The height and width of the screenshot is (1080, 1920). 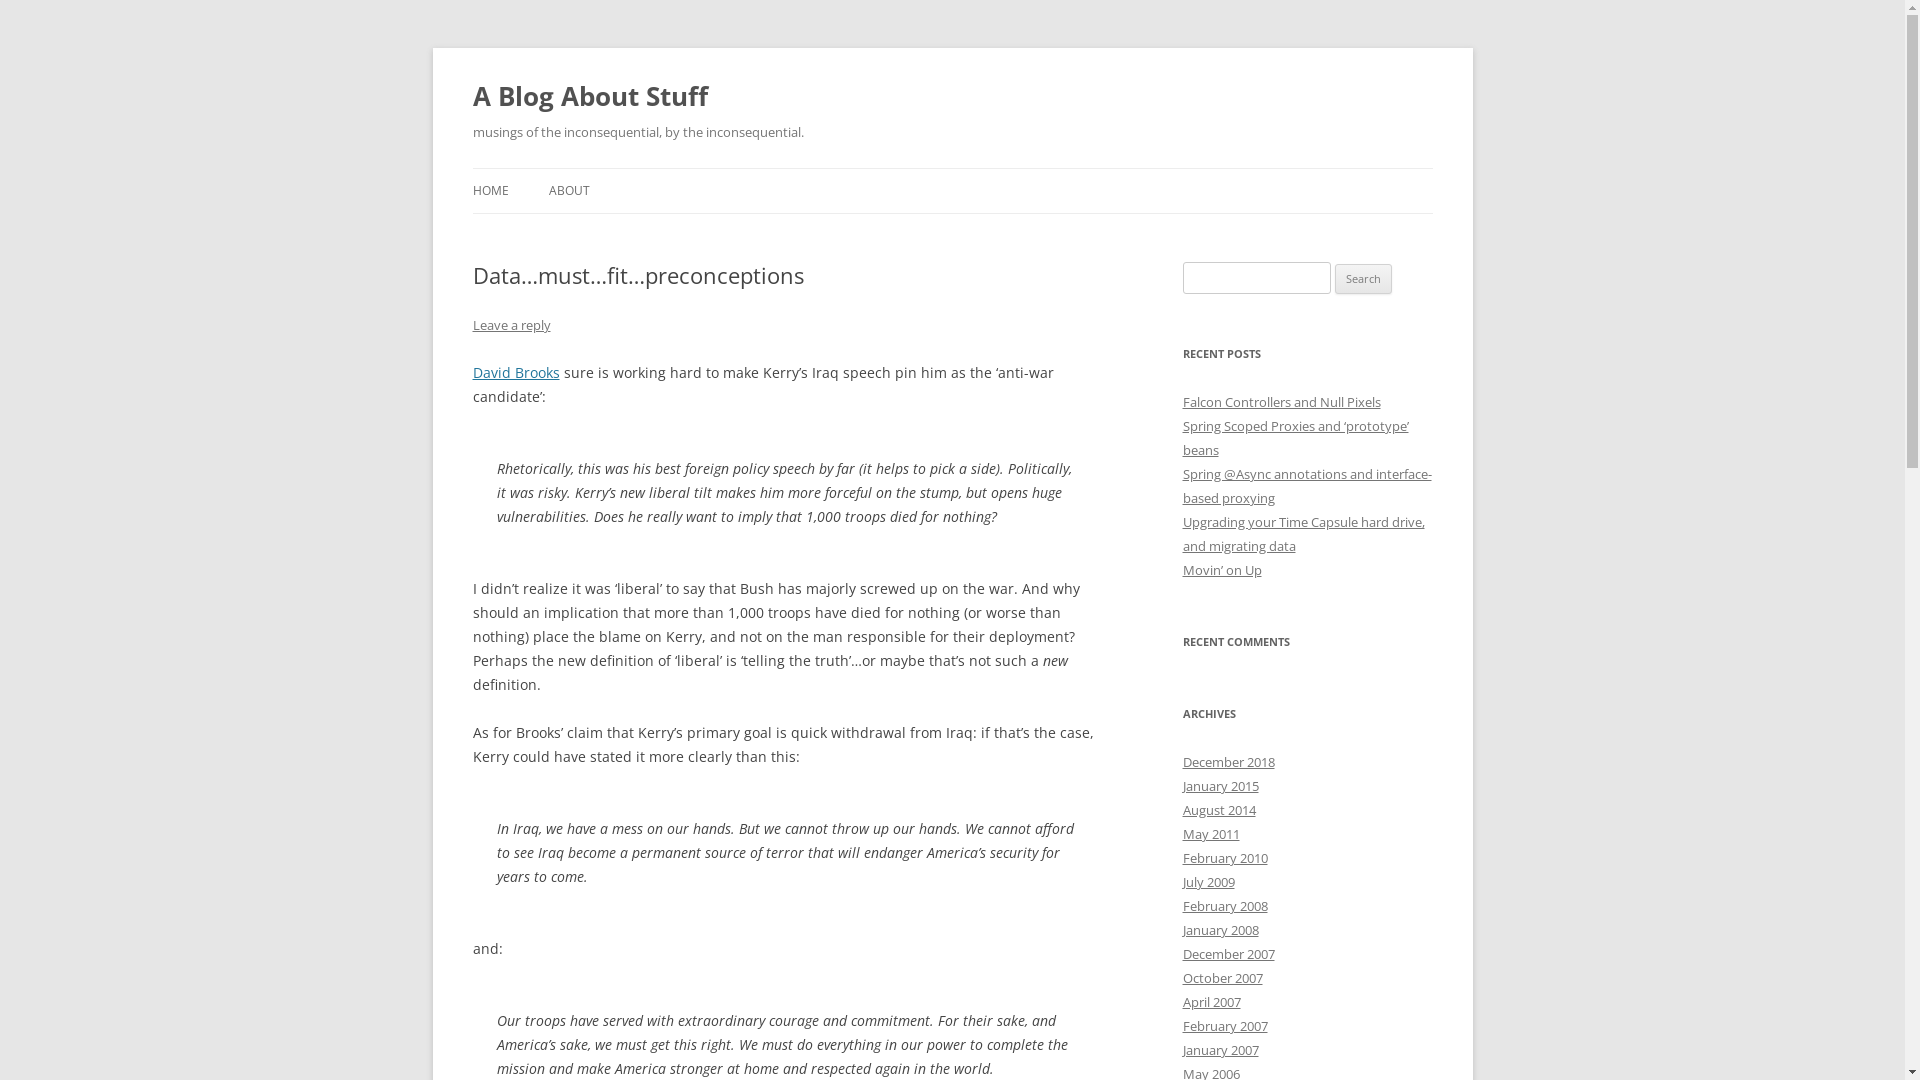 What do you see at coordinates (470, 323) in the screenshot?
I see `'Leave a reply'` at bounding box center [470, 323].